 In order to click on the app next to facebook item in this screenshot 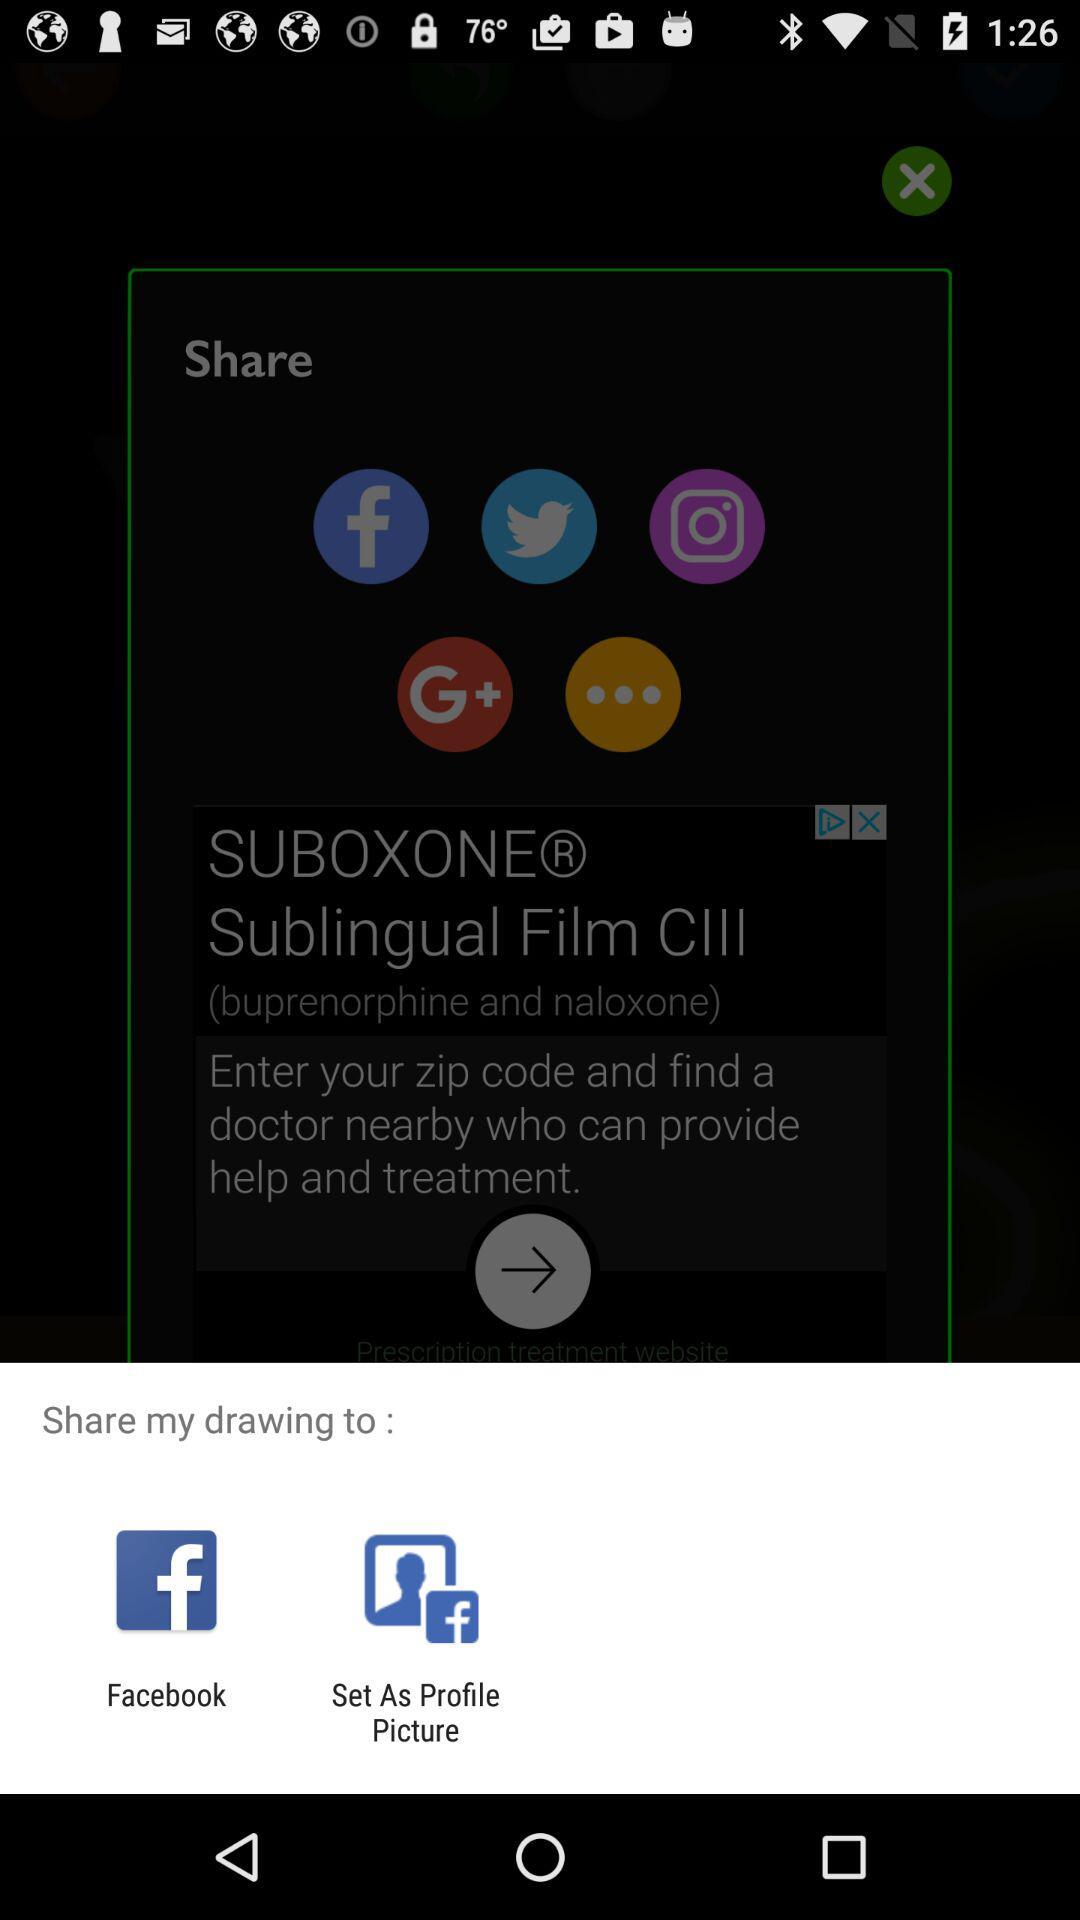, I will do `click(414, 1711)`.